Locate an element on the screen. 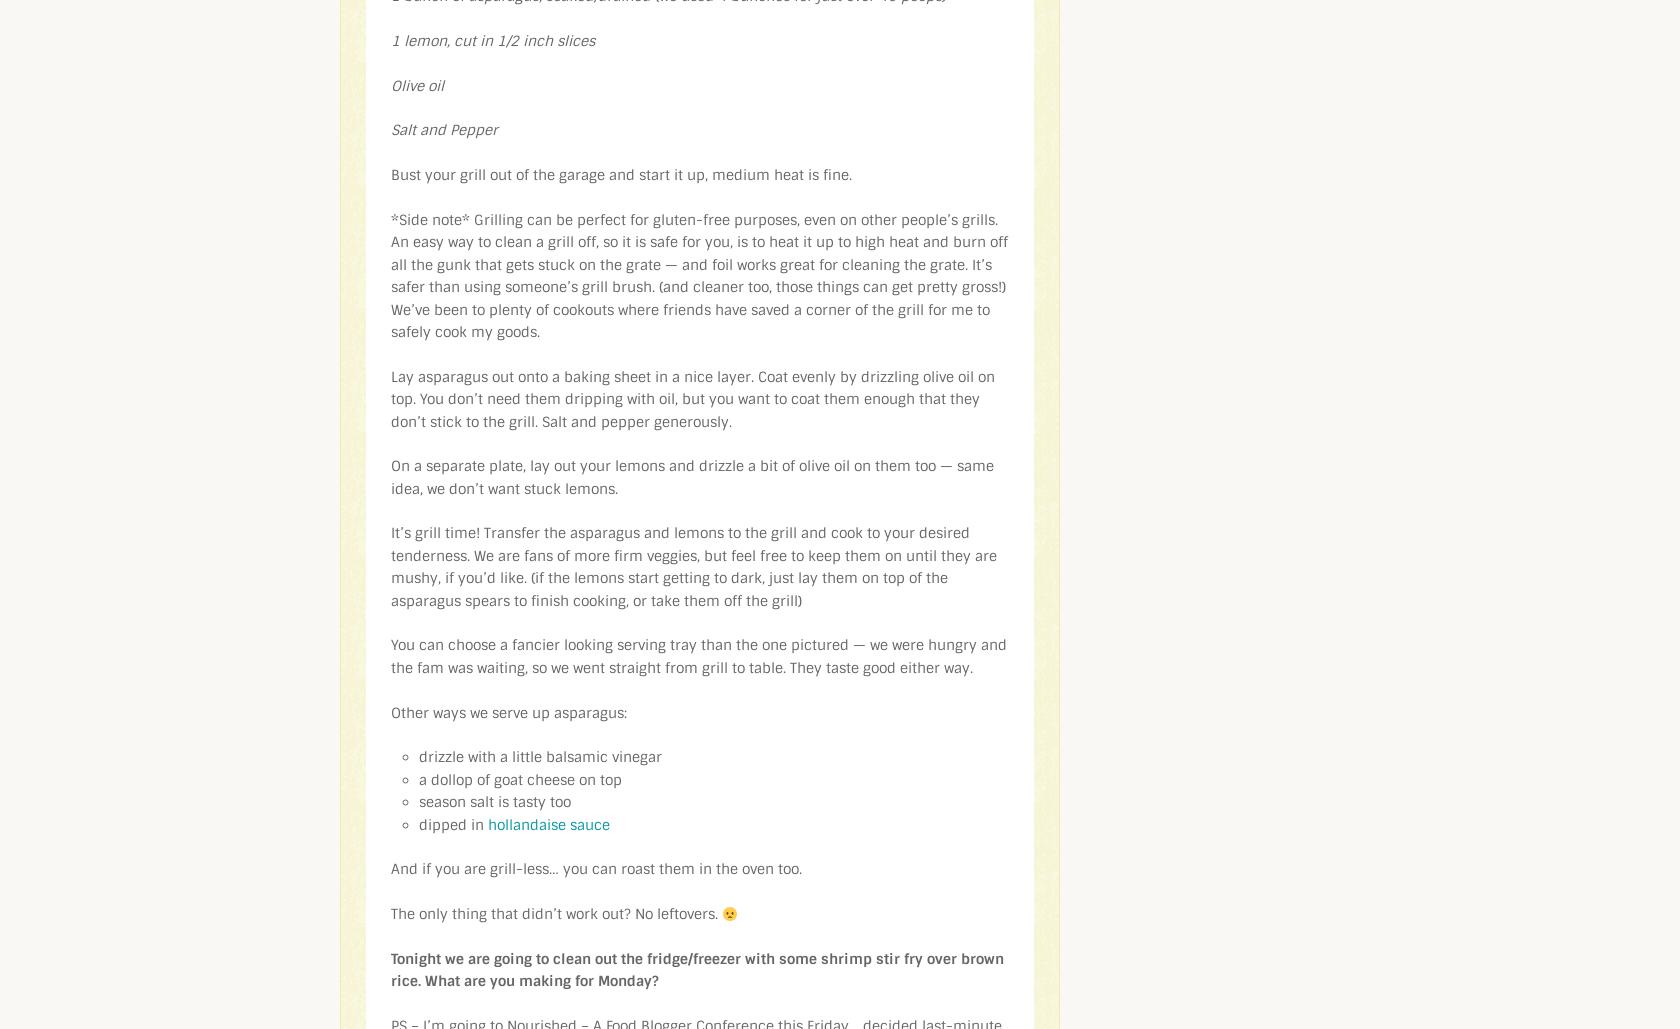  'Tonight we are going to clean out the fridge/freezer with some shrimp stir fry over brown rice. What are you making for Monday?' is located at coordinates (697, 968).